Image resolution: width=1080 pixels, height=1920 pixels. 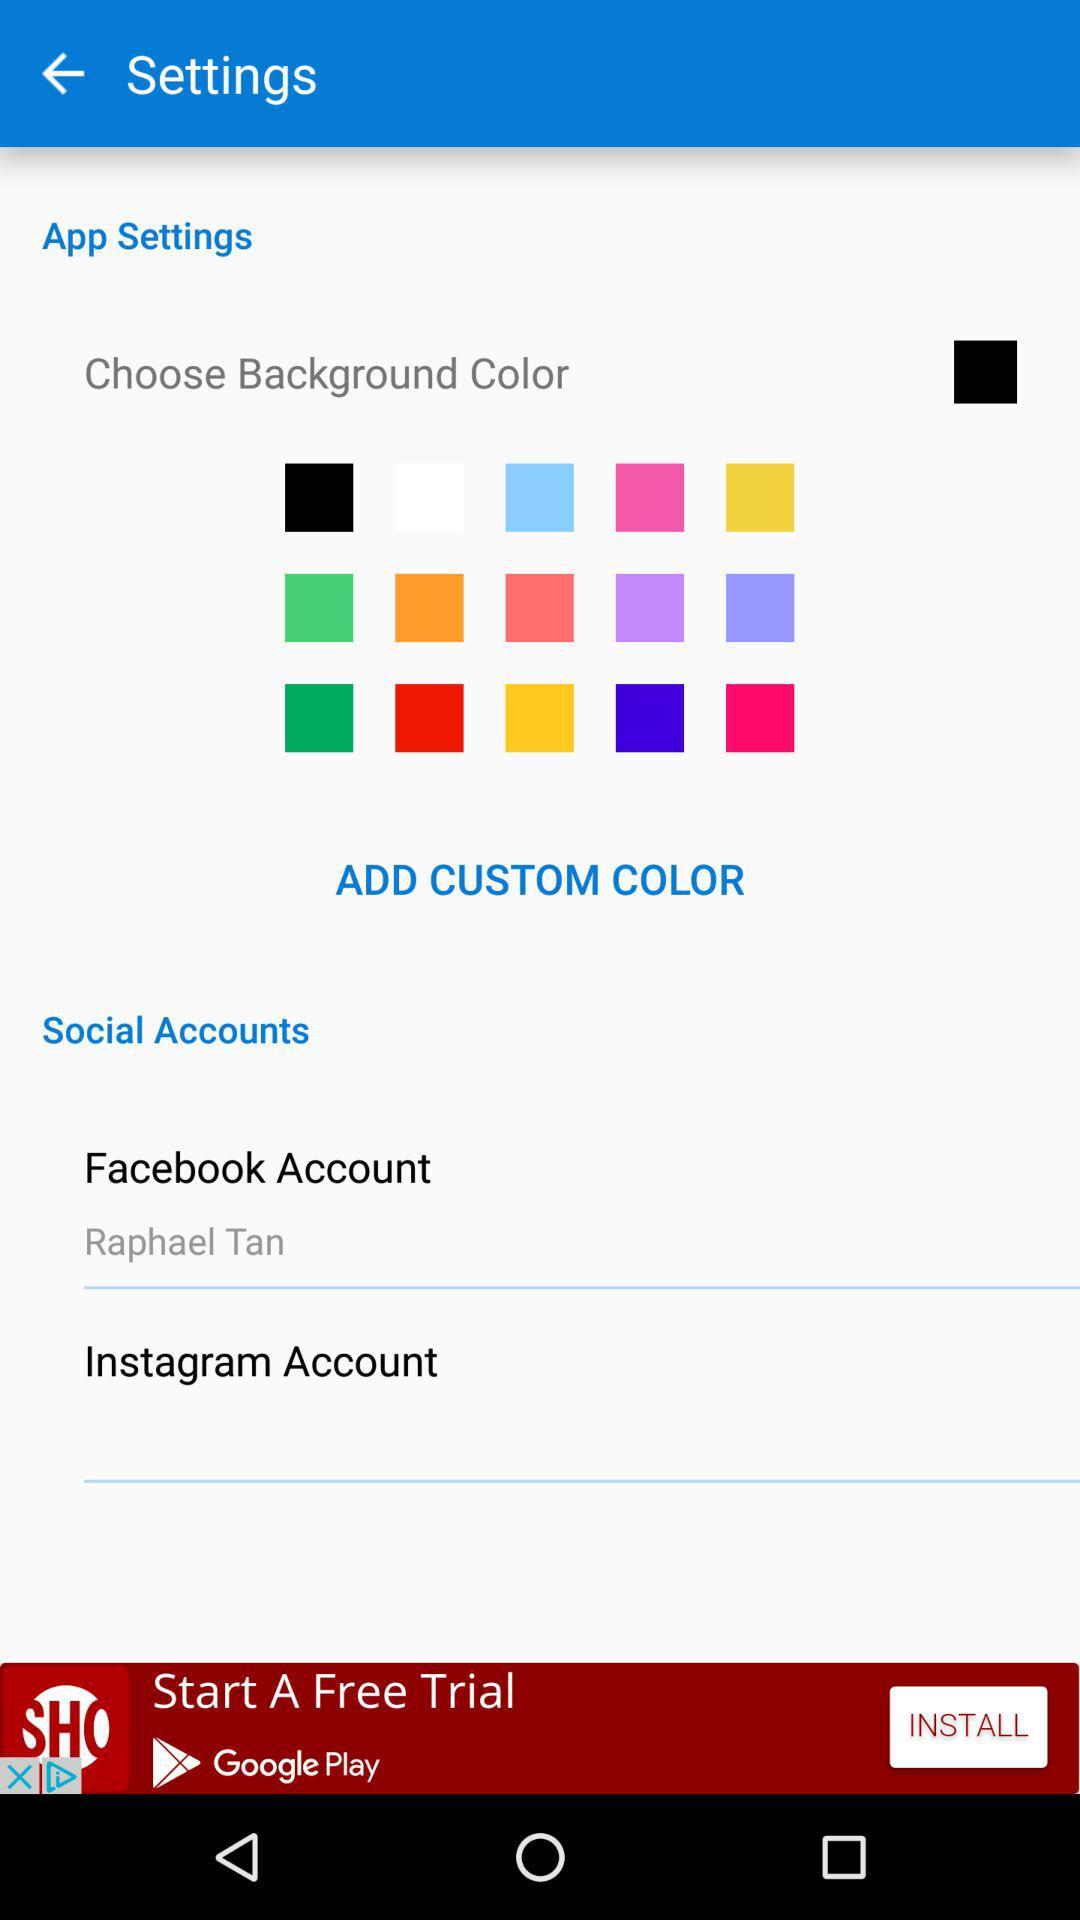 I want to click on yellow, so click(x=760, y=497).